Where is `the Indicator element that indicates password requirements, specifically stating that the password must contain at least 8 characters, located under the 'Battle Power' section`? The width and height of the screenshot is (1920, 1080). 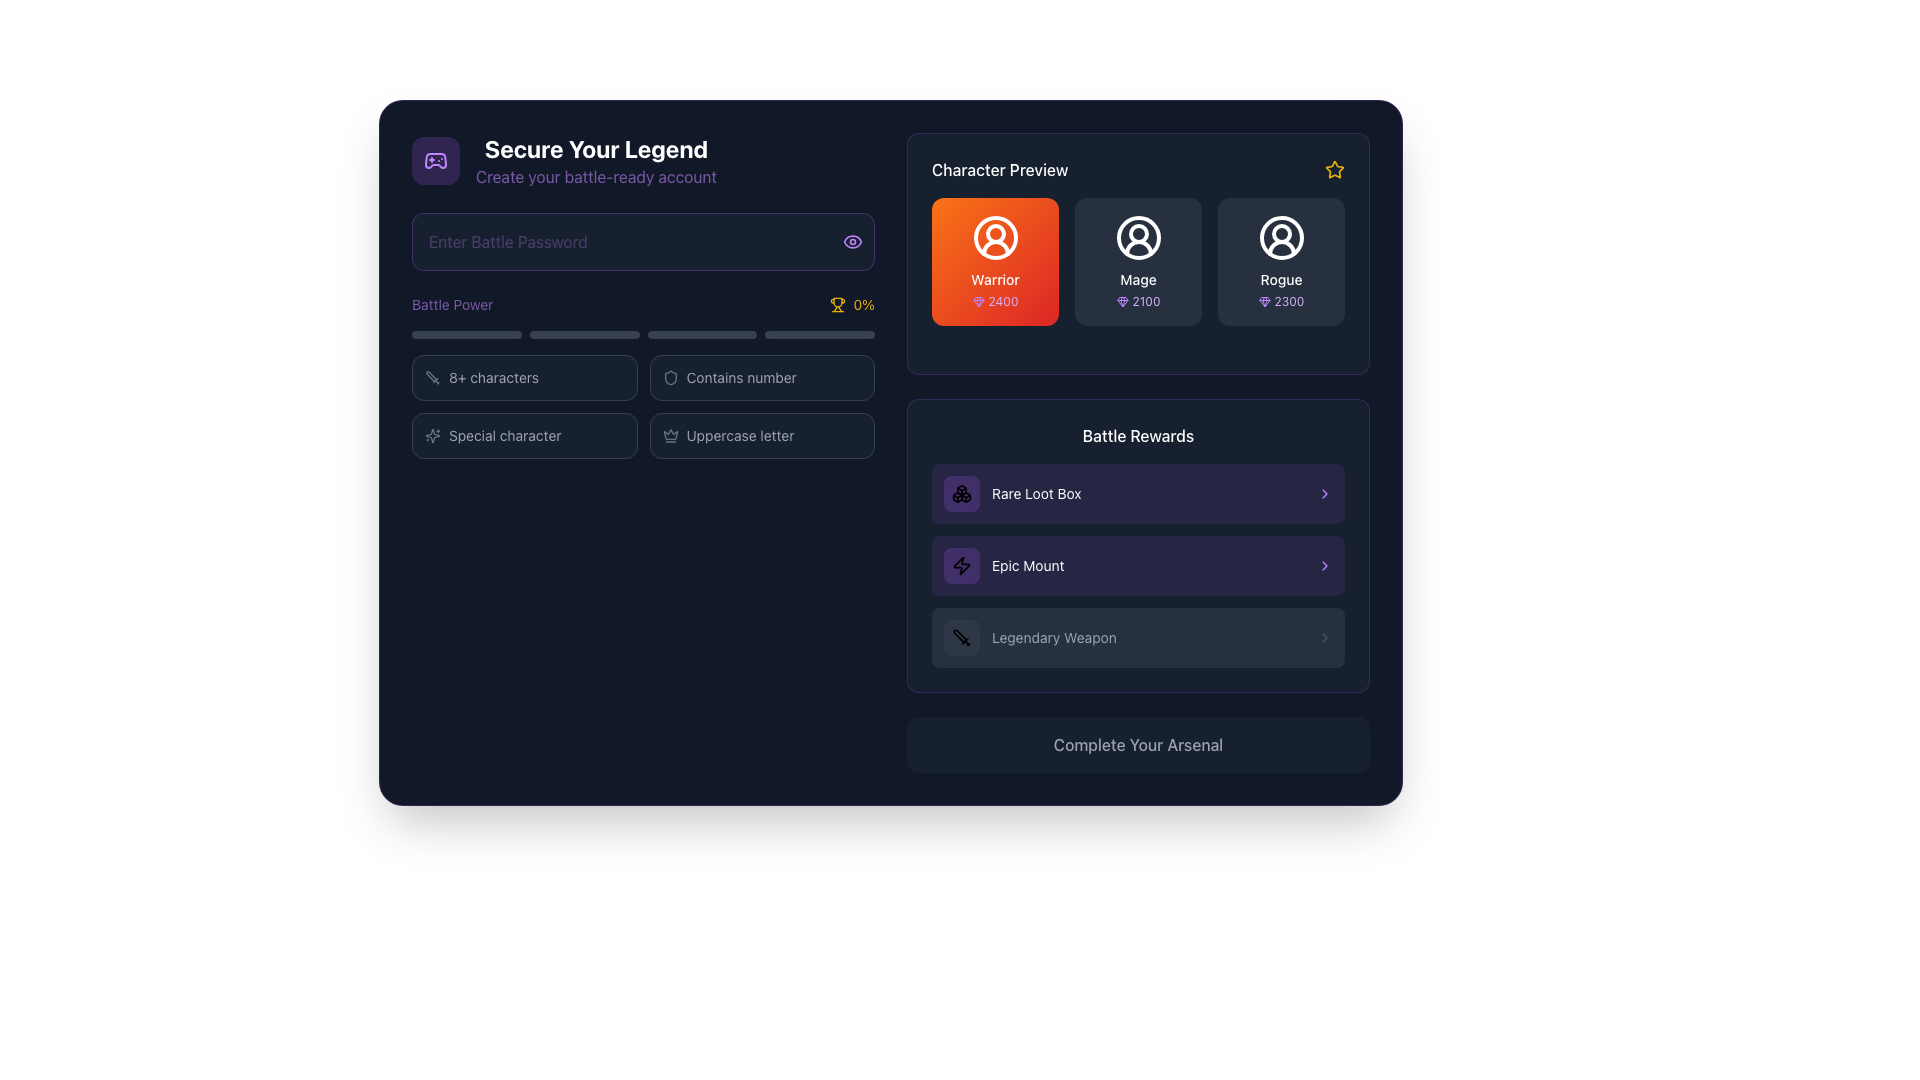
the Indicator element that indicates password requirements, specifically stating that the password must contain at least 8 characters, located under the 'Battle Power' section is located at coordinates (524, 378).